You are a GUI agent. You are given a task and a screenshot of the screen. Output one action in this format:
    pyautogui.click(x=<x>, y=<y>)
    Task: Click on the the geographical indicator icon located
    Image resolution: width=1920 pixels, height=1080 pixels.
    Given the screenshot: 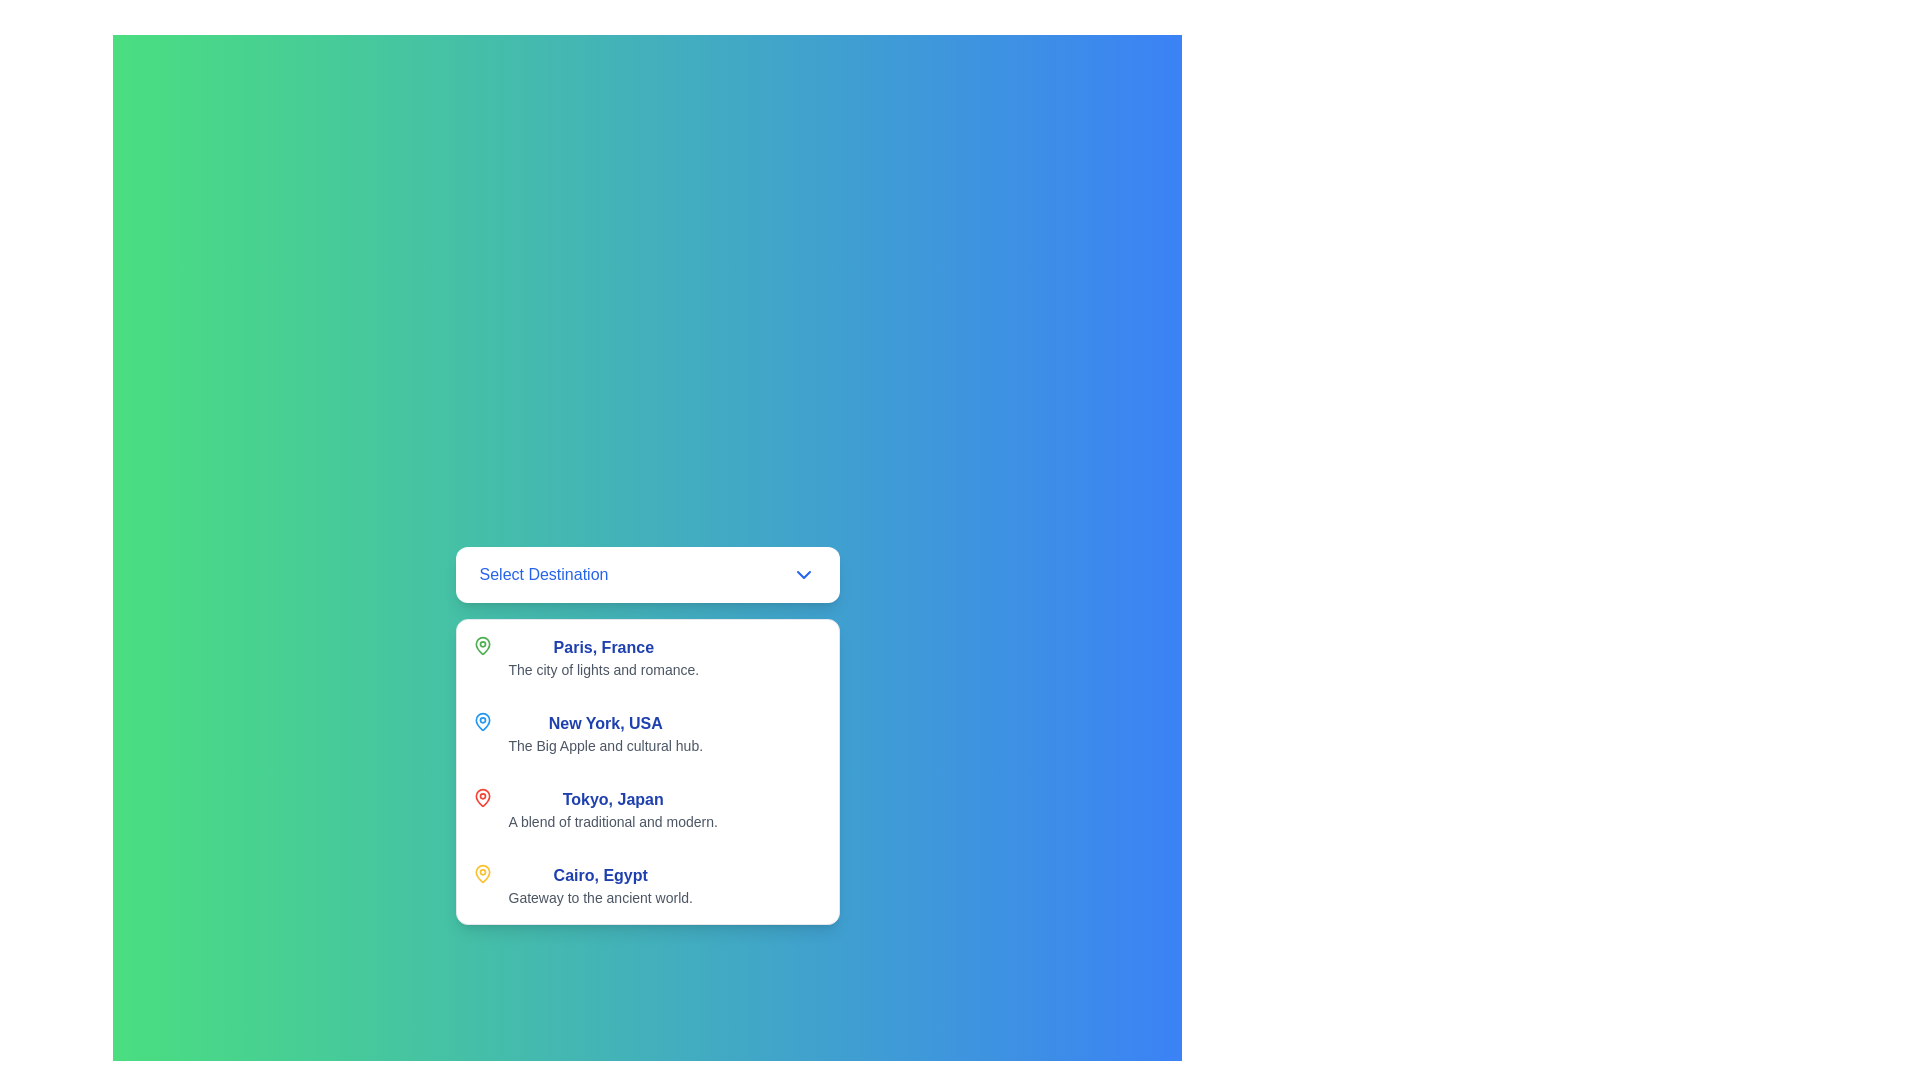 What is the action you would take?
    pyautogui.click(x=482, y=721)
    